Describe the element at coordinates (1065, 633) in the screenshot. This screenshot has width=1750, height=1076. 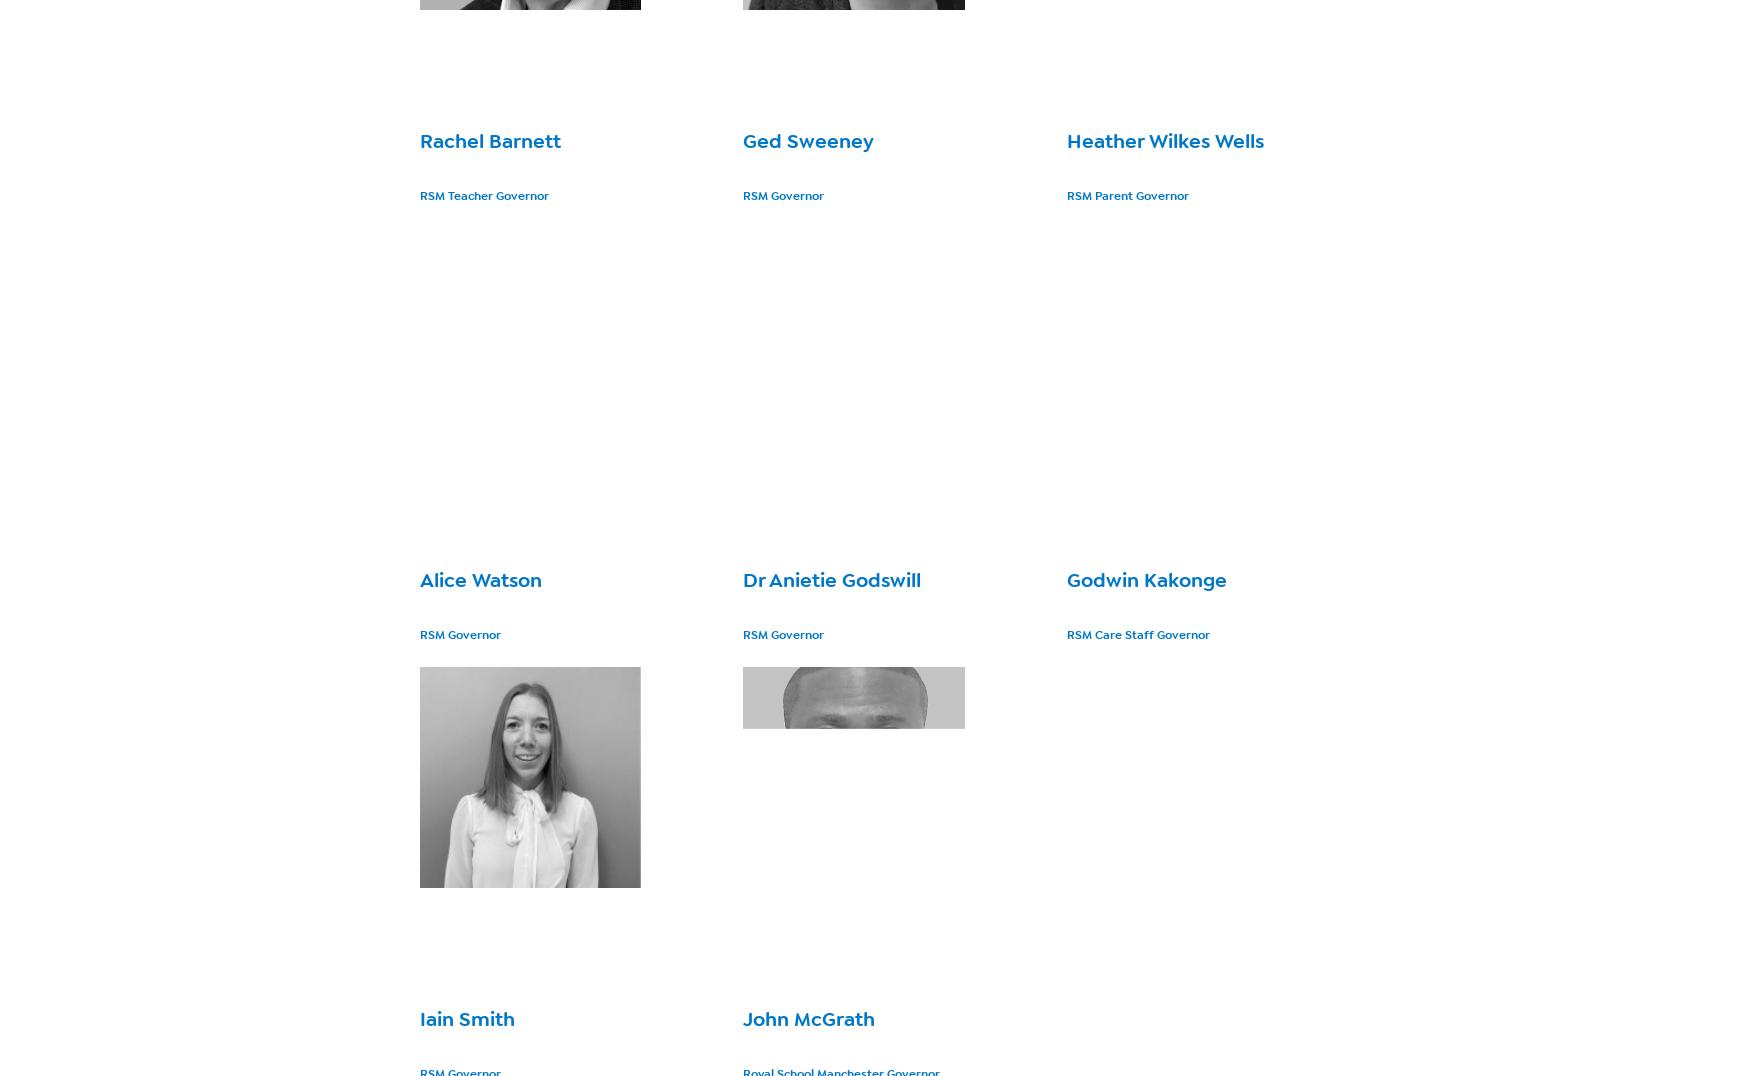
I see `'RSM Care Staff Governor'` at that location.